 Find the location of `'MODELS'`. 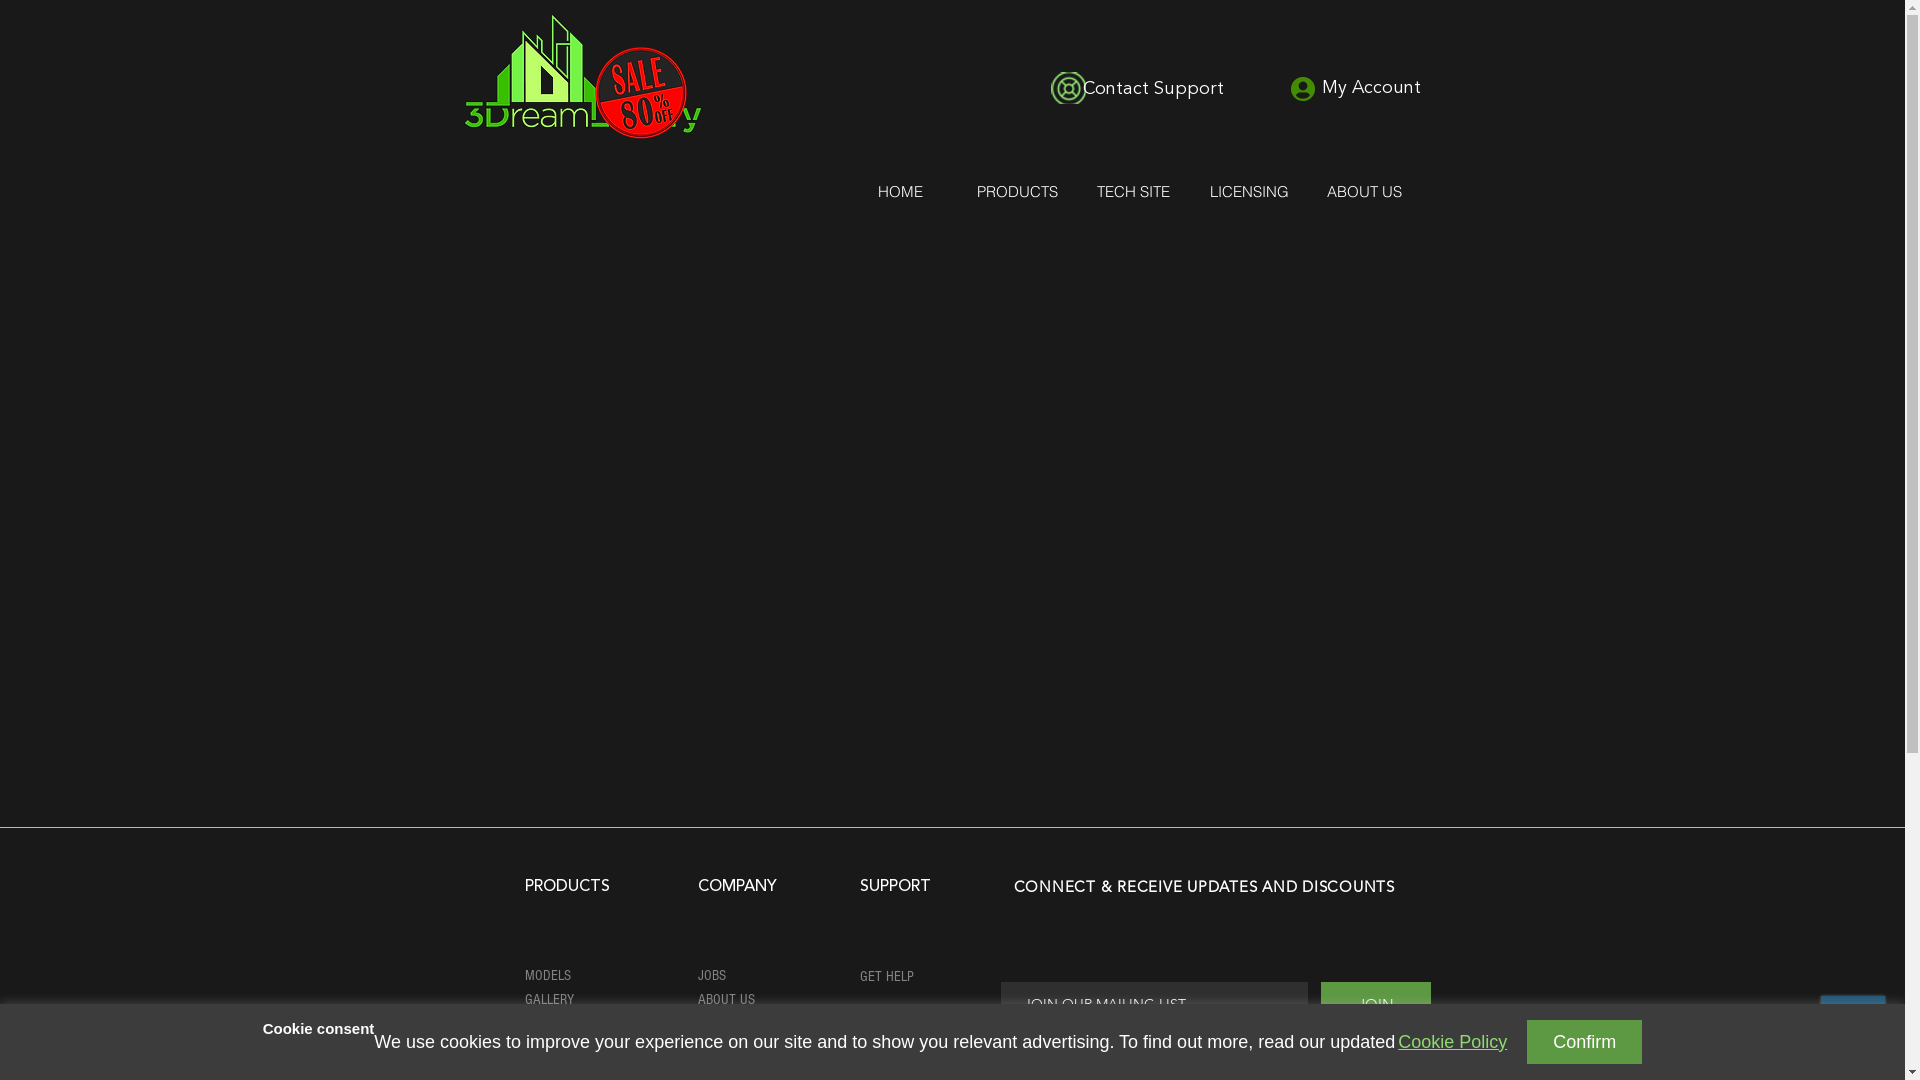

'MODELS' is located at coordinates (523, 974).